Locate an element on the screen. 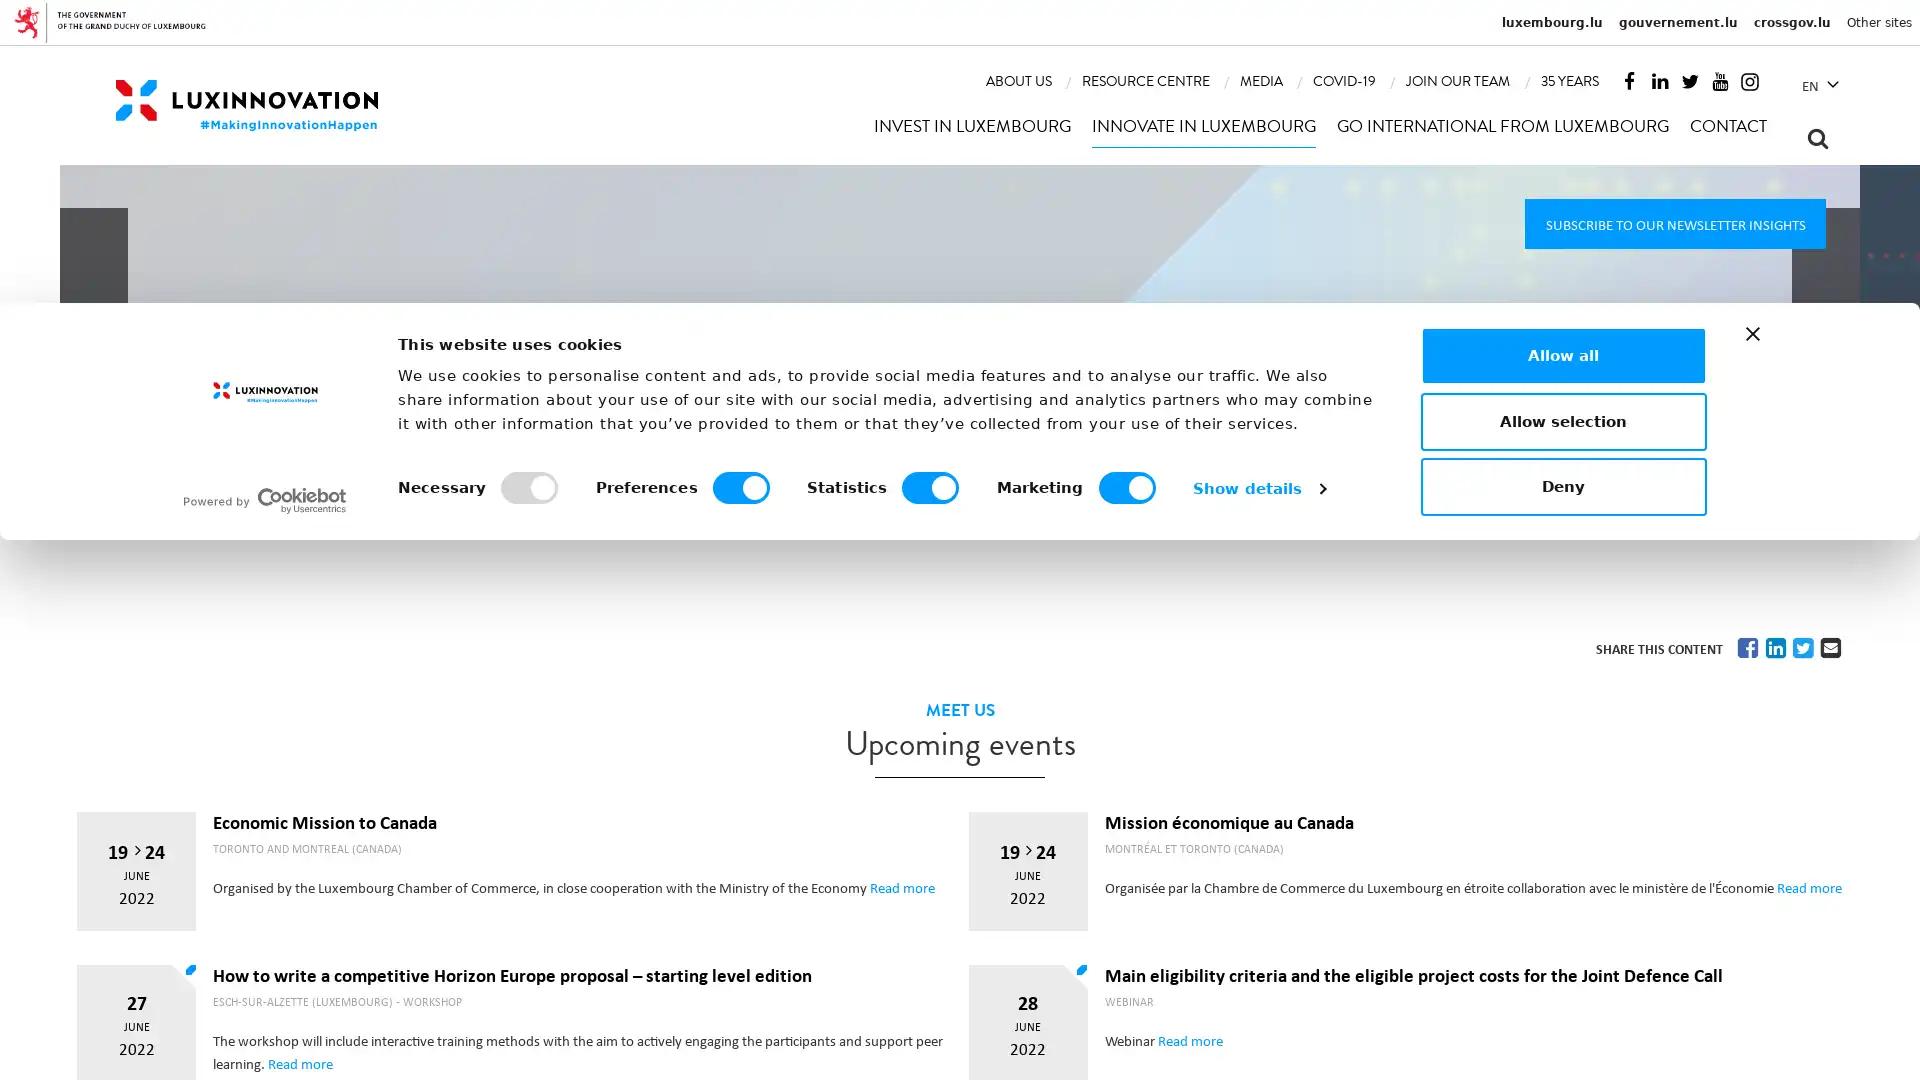 The width and height of the screenshot is (1920, 1080). Allow selection is located at coordinates (1562, 959).